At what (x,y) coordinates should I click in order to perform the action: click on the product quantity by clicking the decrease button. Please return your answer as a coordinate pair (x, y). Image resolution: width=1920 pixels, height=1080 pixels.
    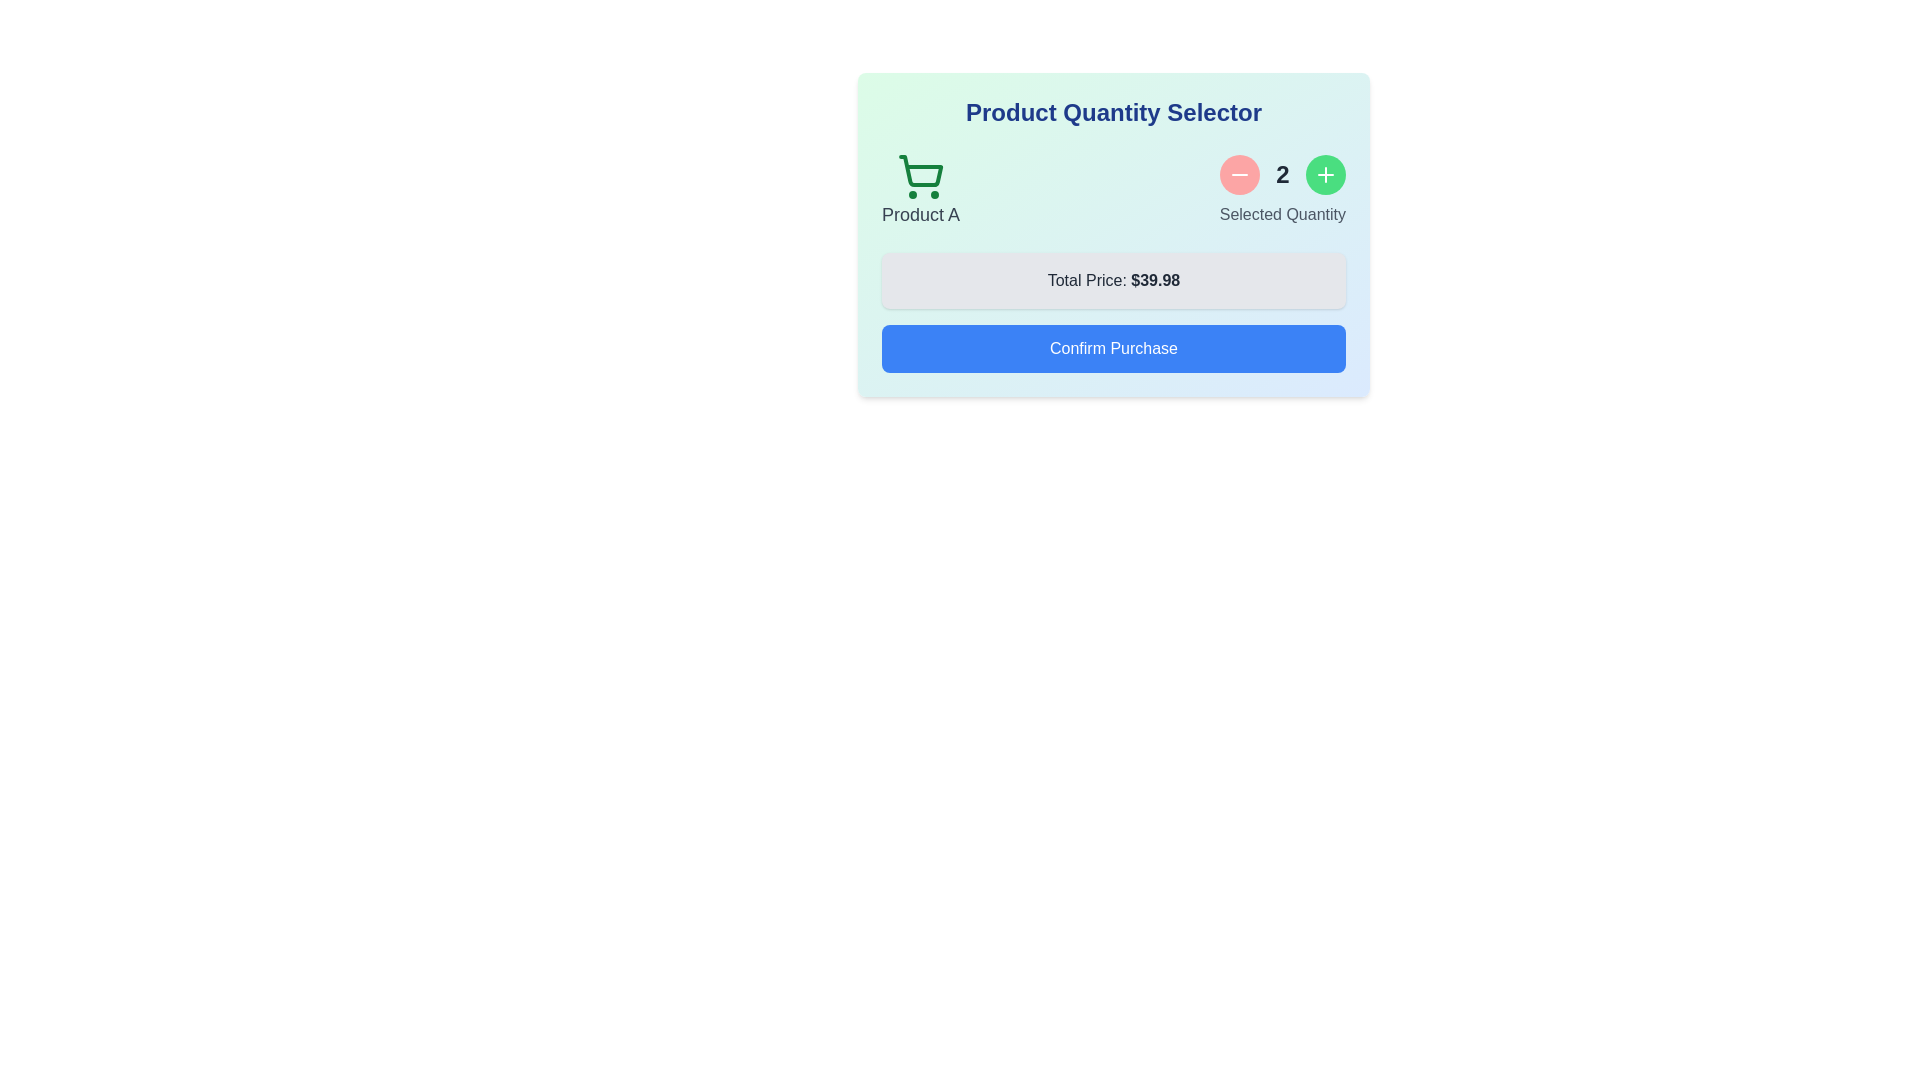
    Looking at the image, I should click on (1239, 173).